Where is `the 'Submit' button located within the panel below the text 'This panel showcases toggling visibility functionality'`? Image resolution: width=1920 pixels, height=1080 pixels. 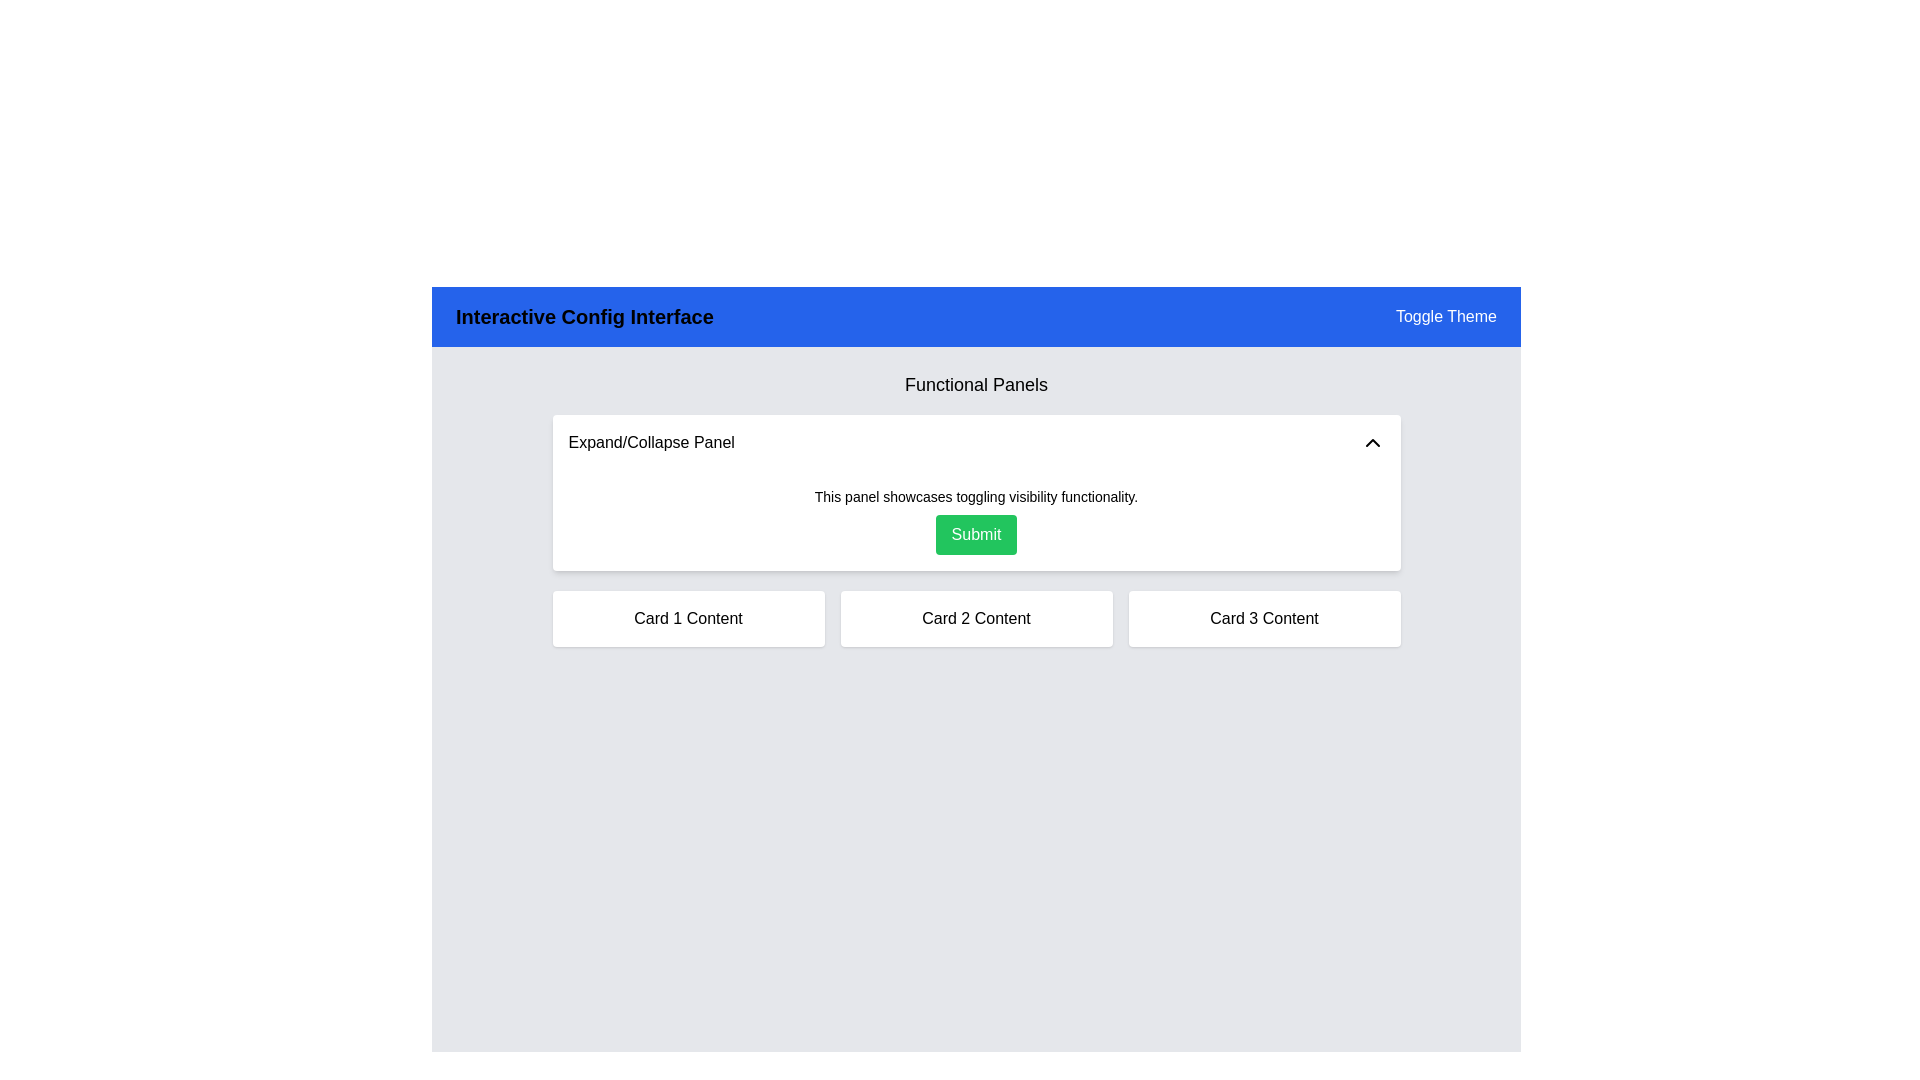 the 'Submit' button located within the panel below the text 'This panel showcases toggling visibility functionality' is located at coordinates (976, 534).